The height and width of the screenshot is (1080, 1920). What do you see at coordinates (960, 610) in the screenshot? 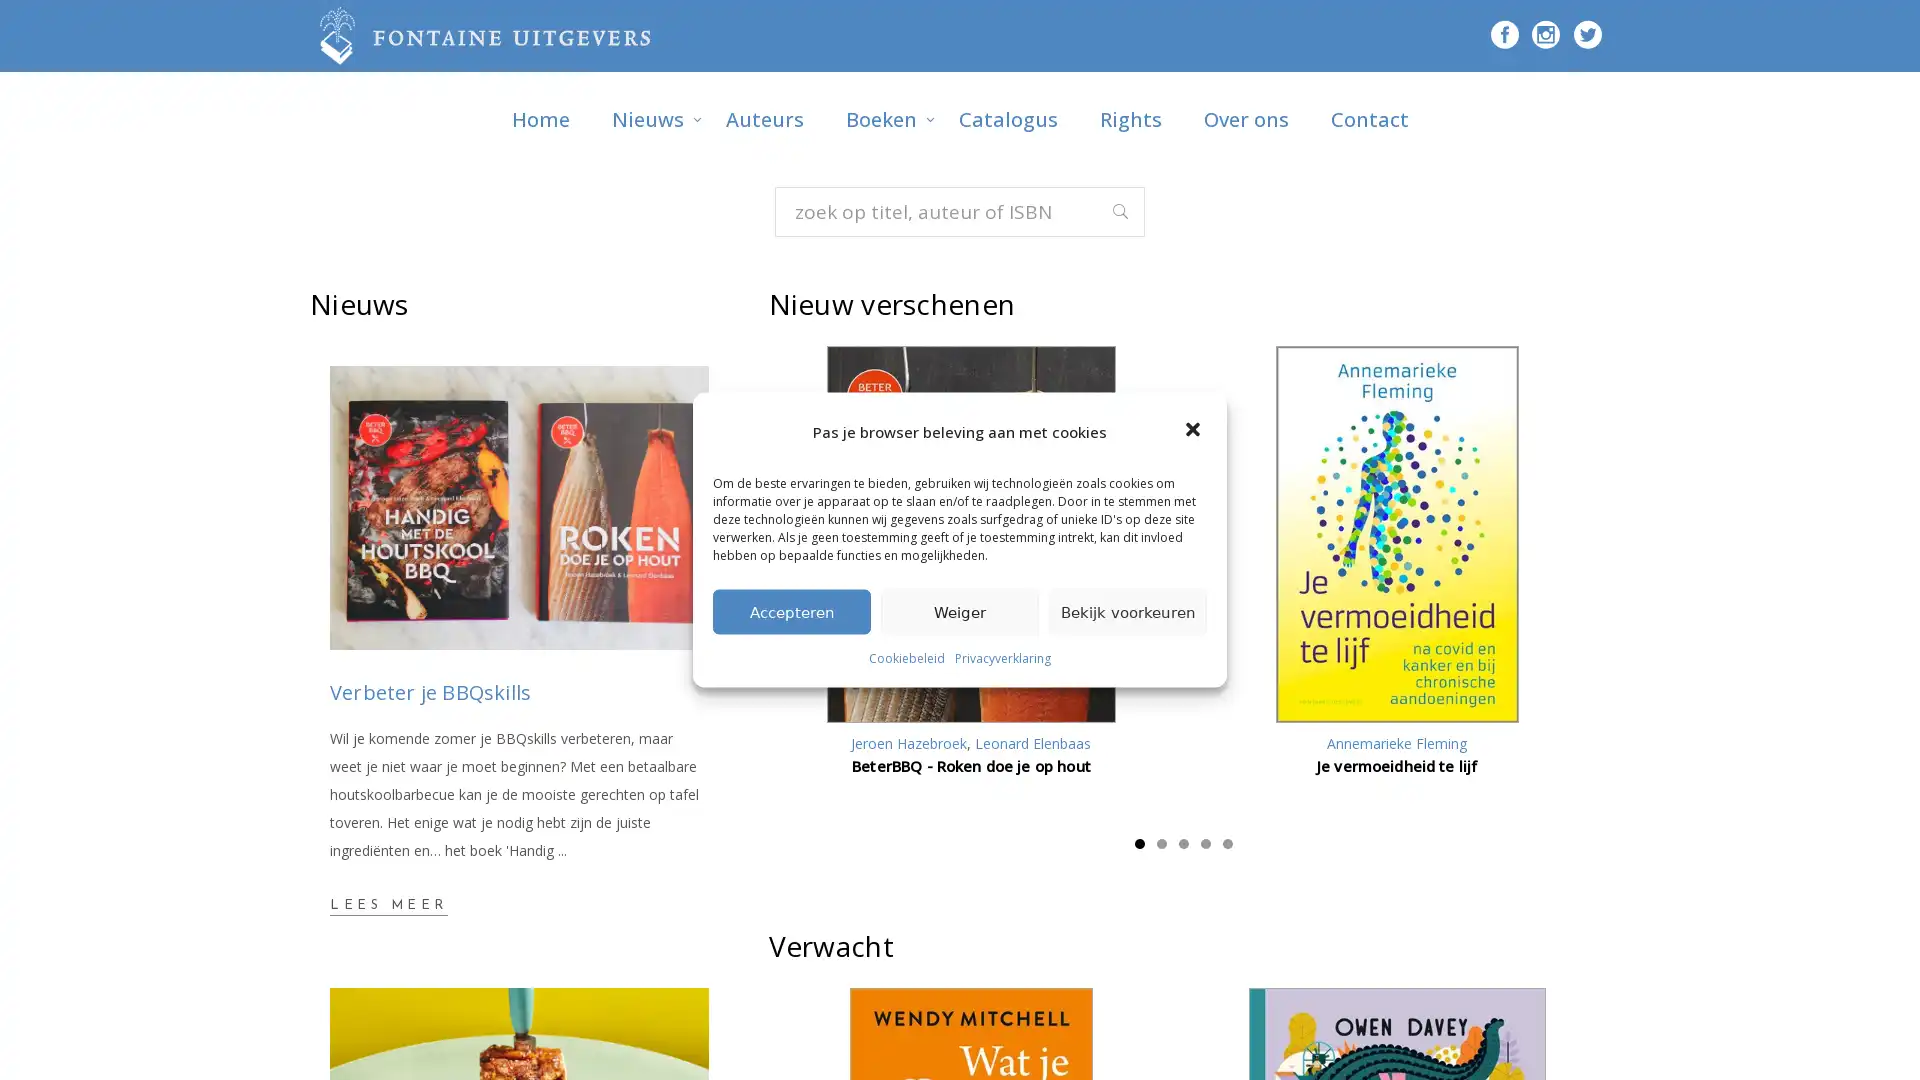
I see `Weiger` at bounding box center [960, 610].